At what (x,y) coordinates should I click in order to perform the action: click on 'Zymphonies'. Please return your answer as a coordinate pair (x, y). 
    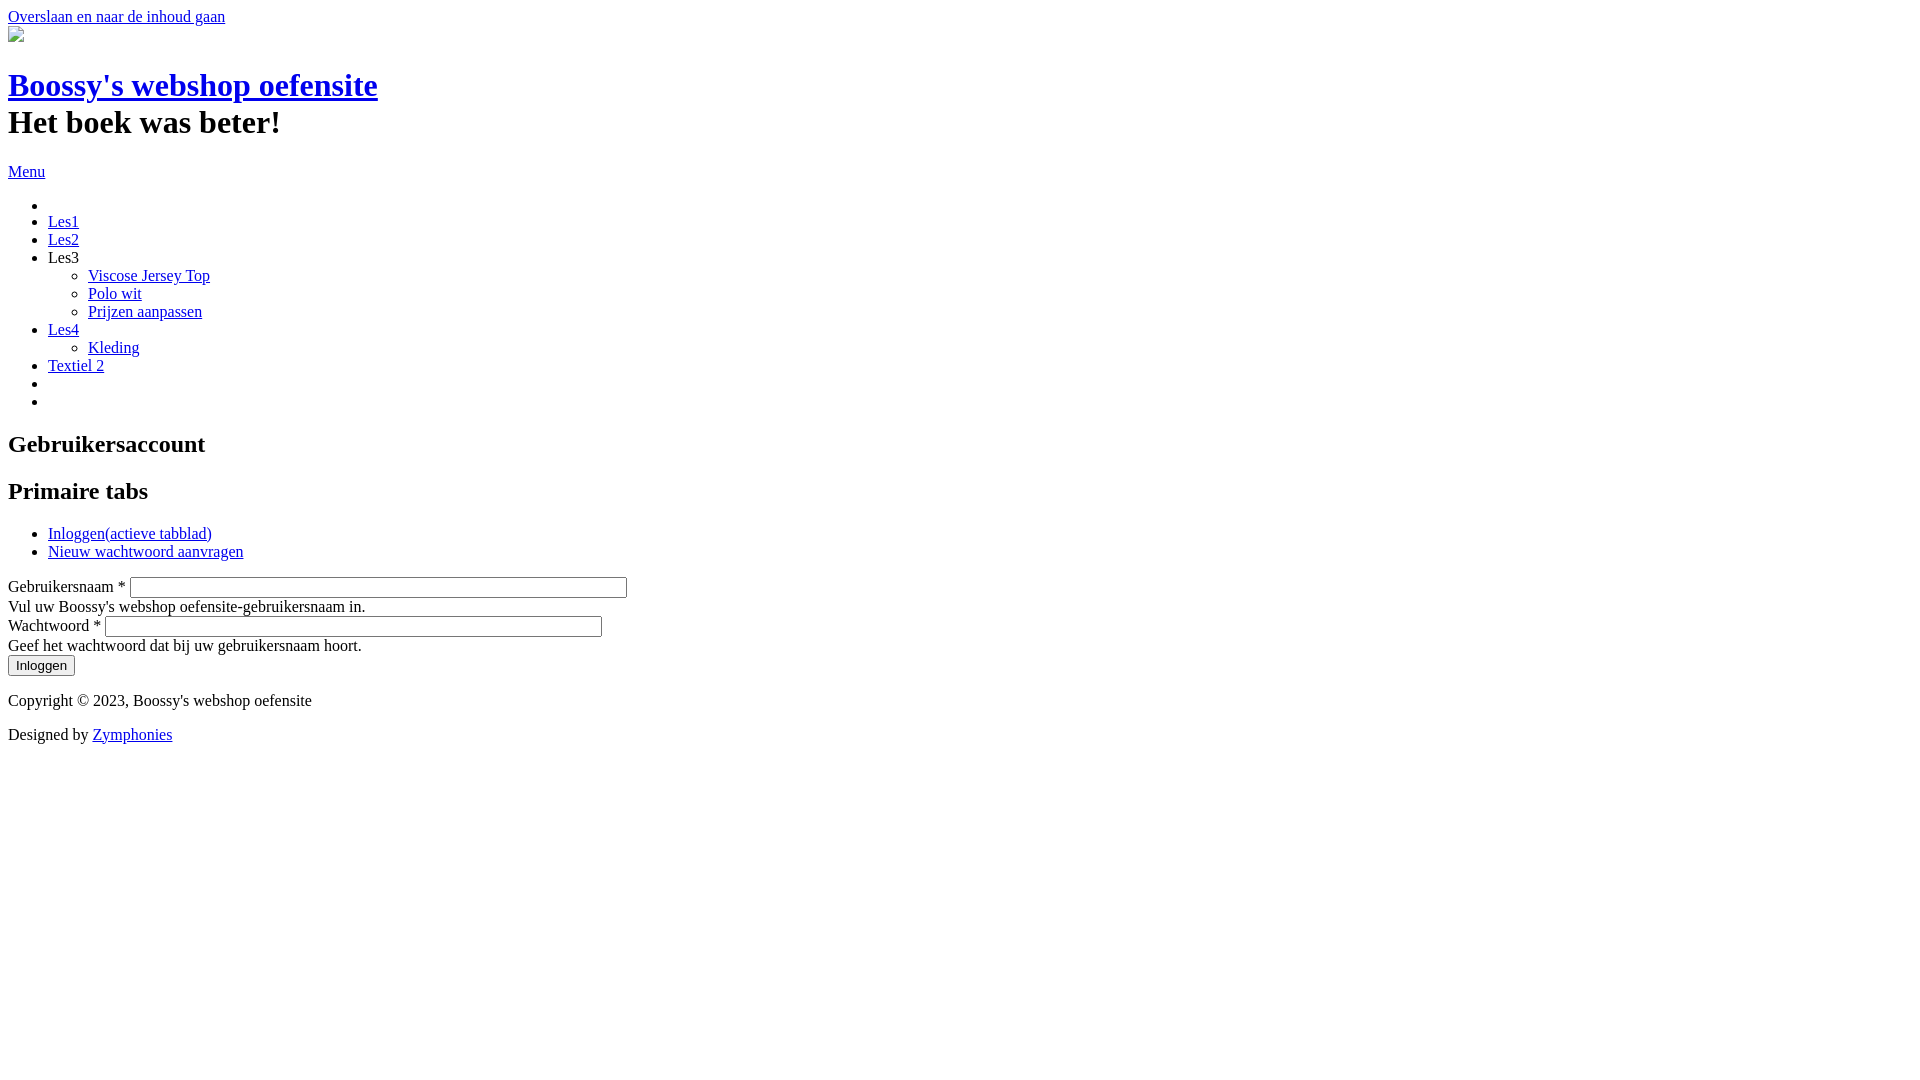
    Looking at the image, I should click on (90, 734).